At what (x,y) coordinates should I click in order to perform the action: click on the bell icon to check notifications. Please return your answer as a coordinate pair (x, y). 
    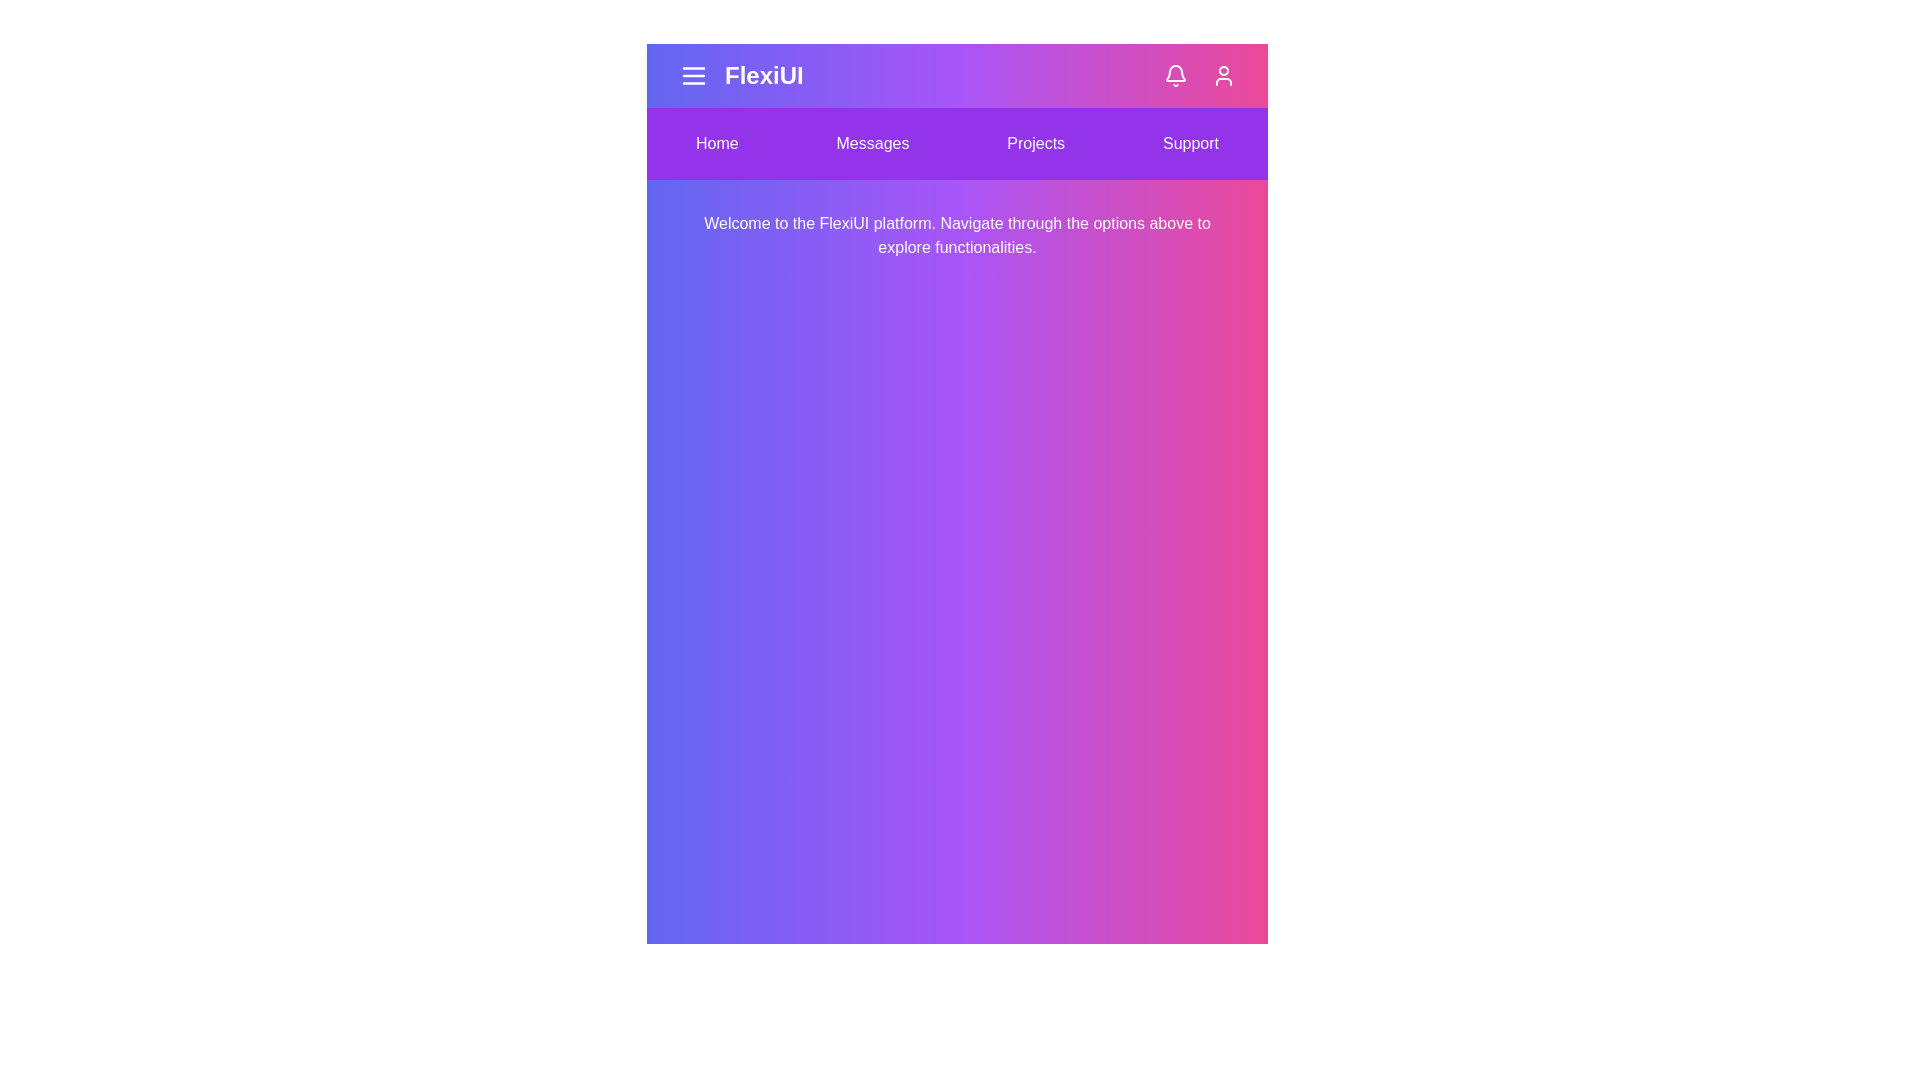
    Looking at the image, I should click on (1176, 75).